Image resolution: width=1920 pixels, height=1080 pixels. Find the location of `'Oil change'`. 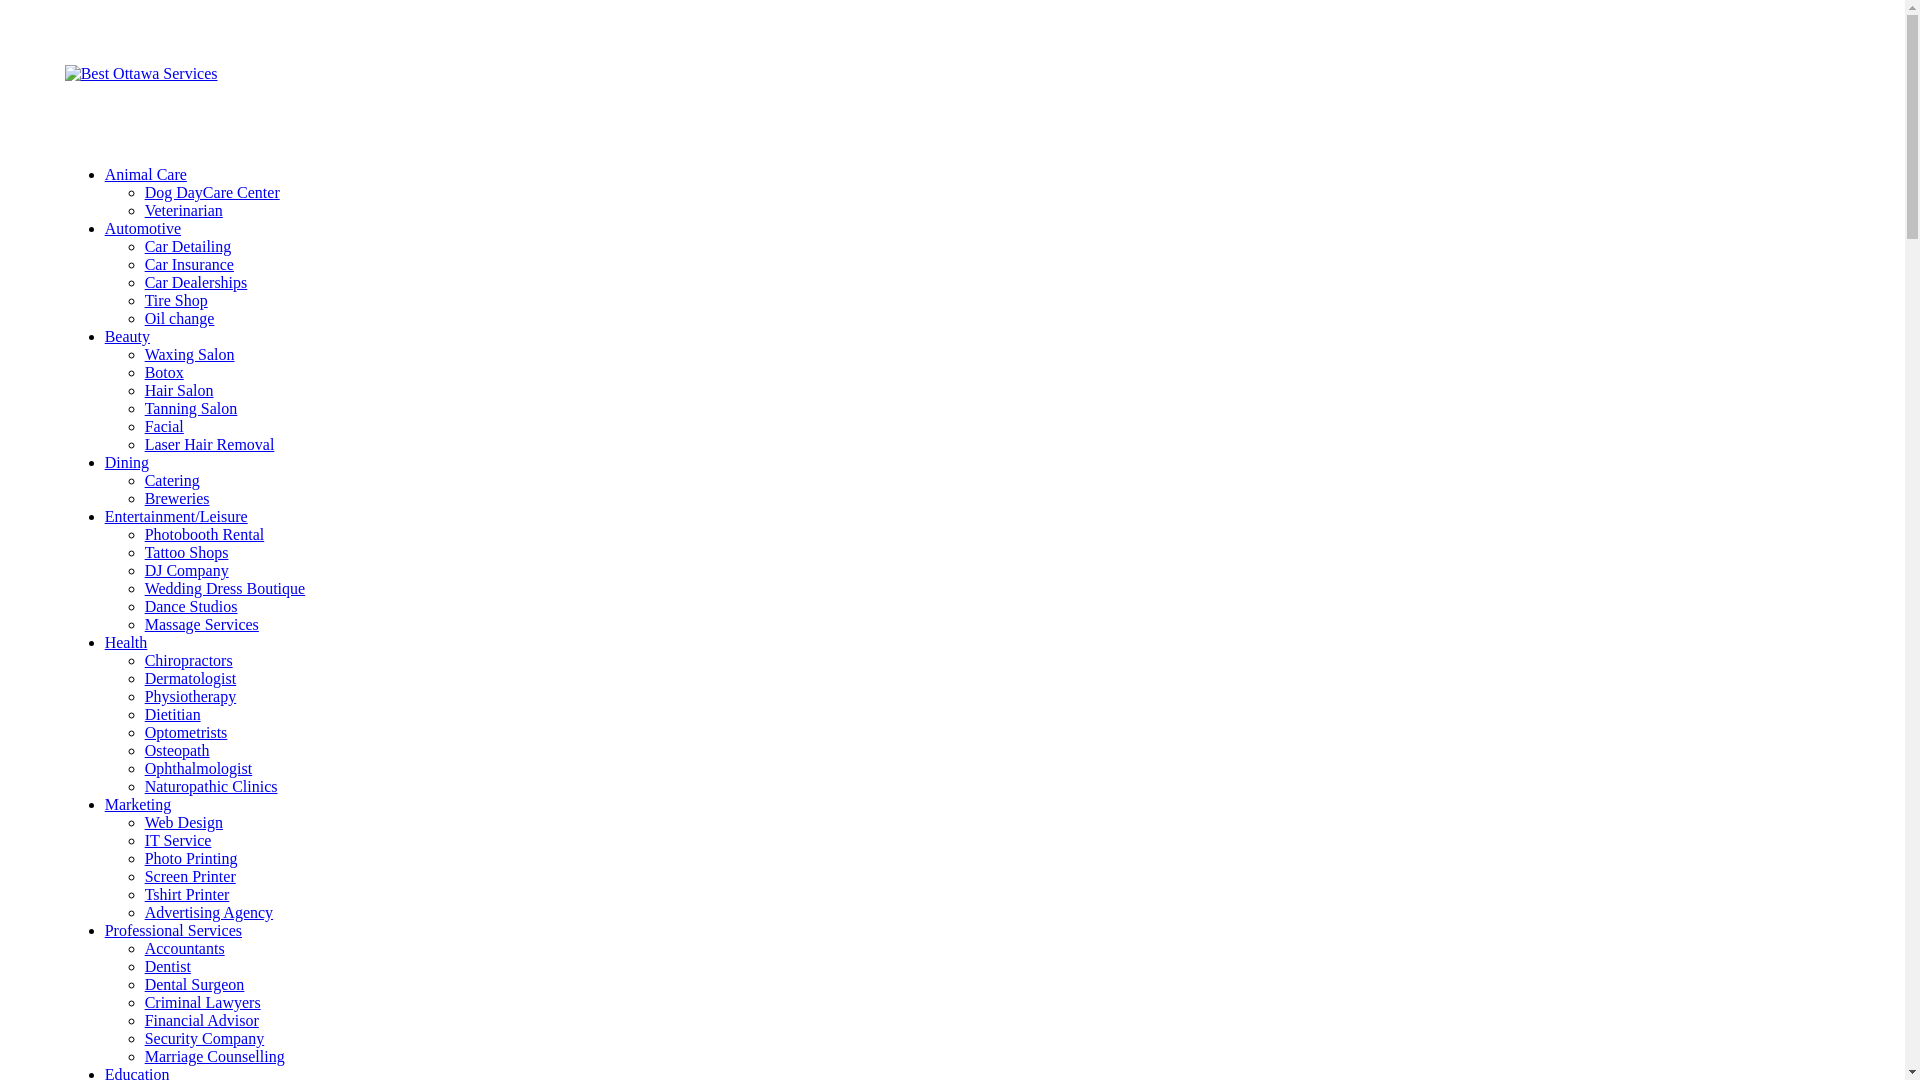

'Oil change' is located at coordinates (143, 317).